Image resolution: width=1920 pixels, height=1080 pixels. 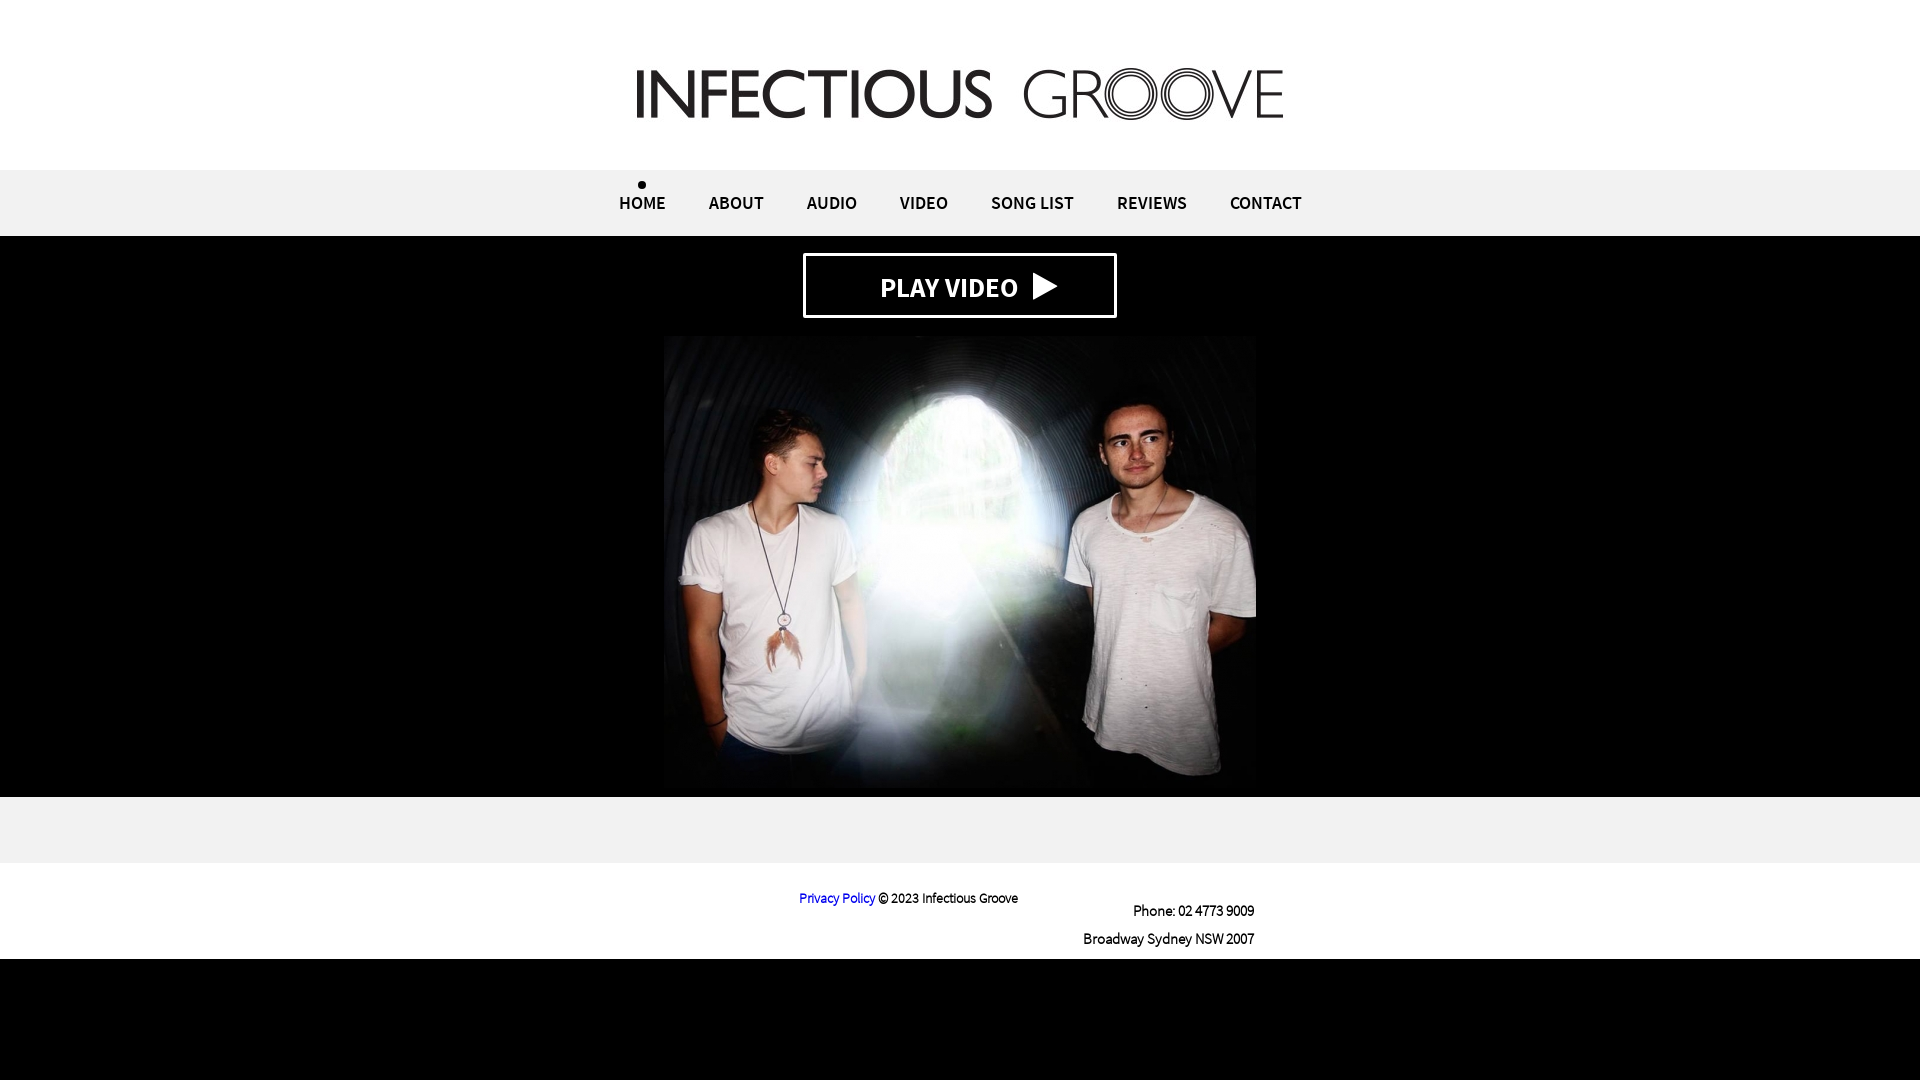 What do you see at coordinates (641, 202) in the screenshot?
I see `'HOME'` at bounding box center [641, 202].